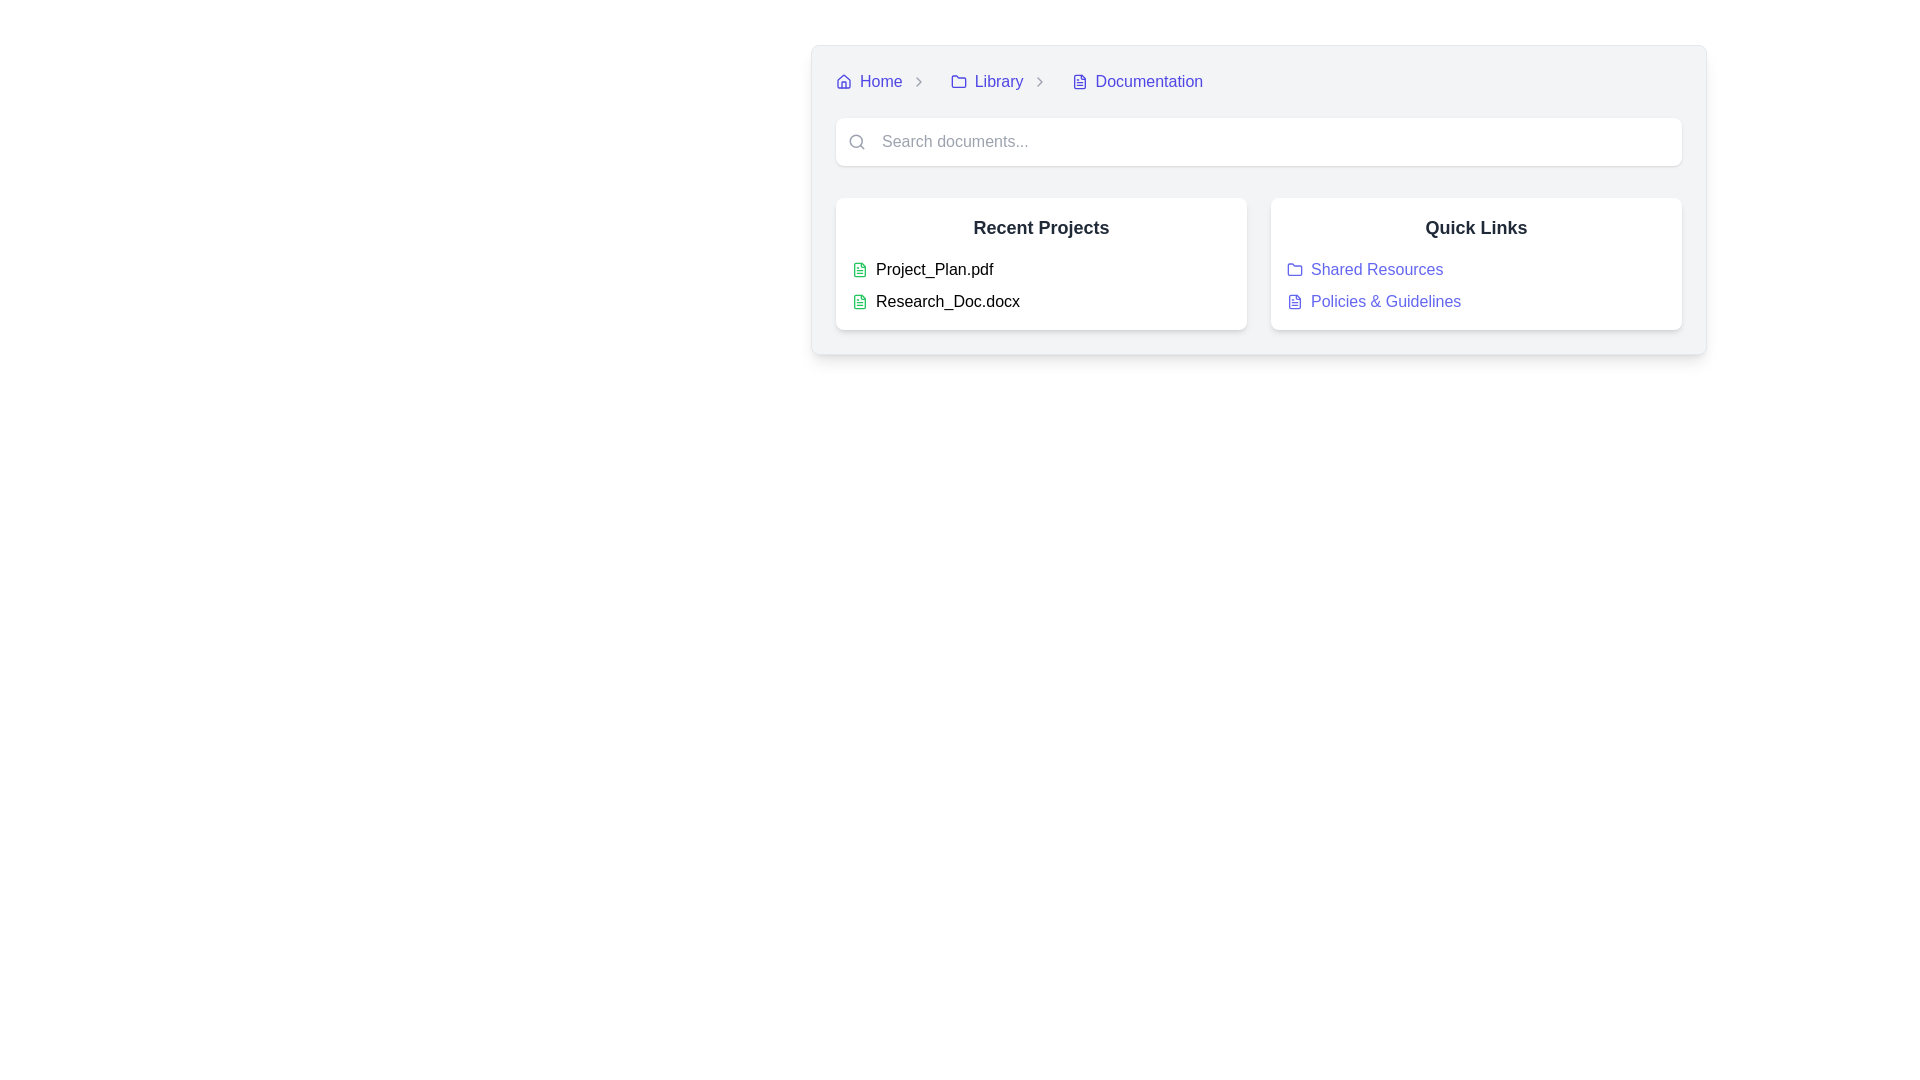 The width and height of the screenshot is (1920, 1080). I want to click on the search icon located at the left end of the search bar, so click(857, 141).